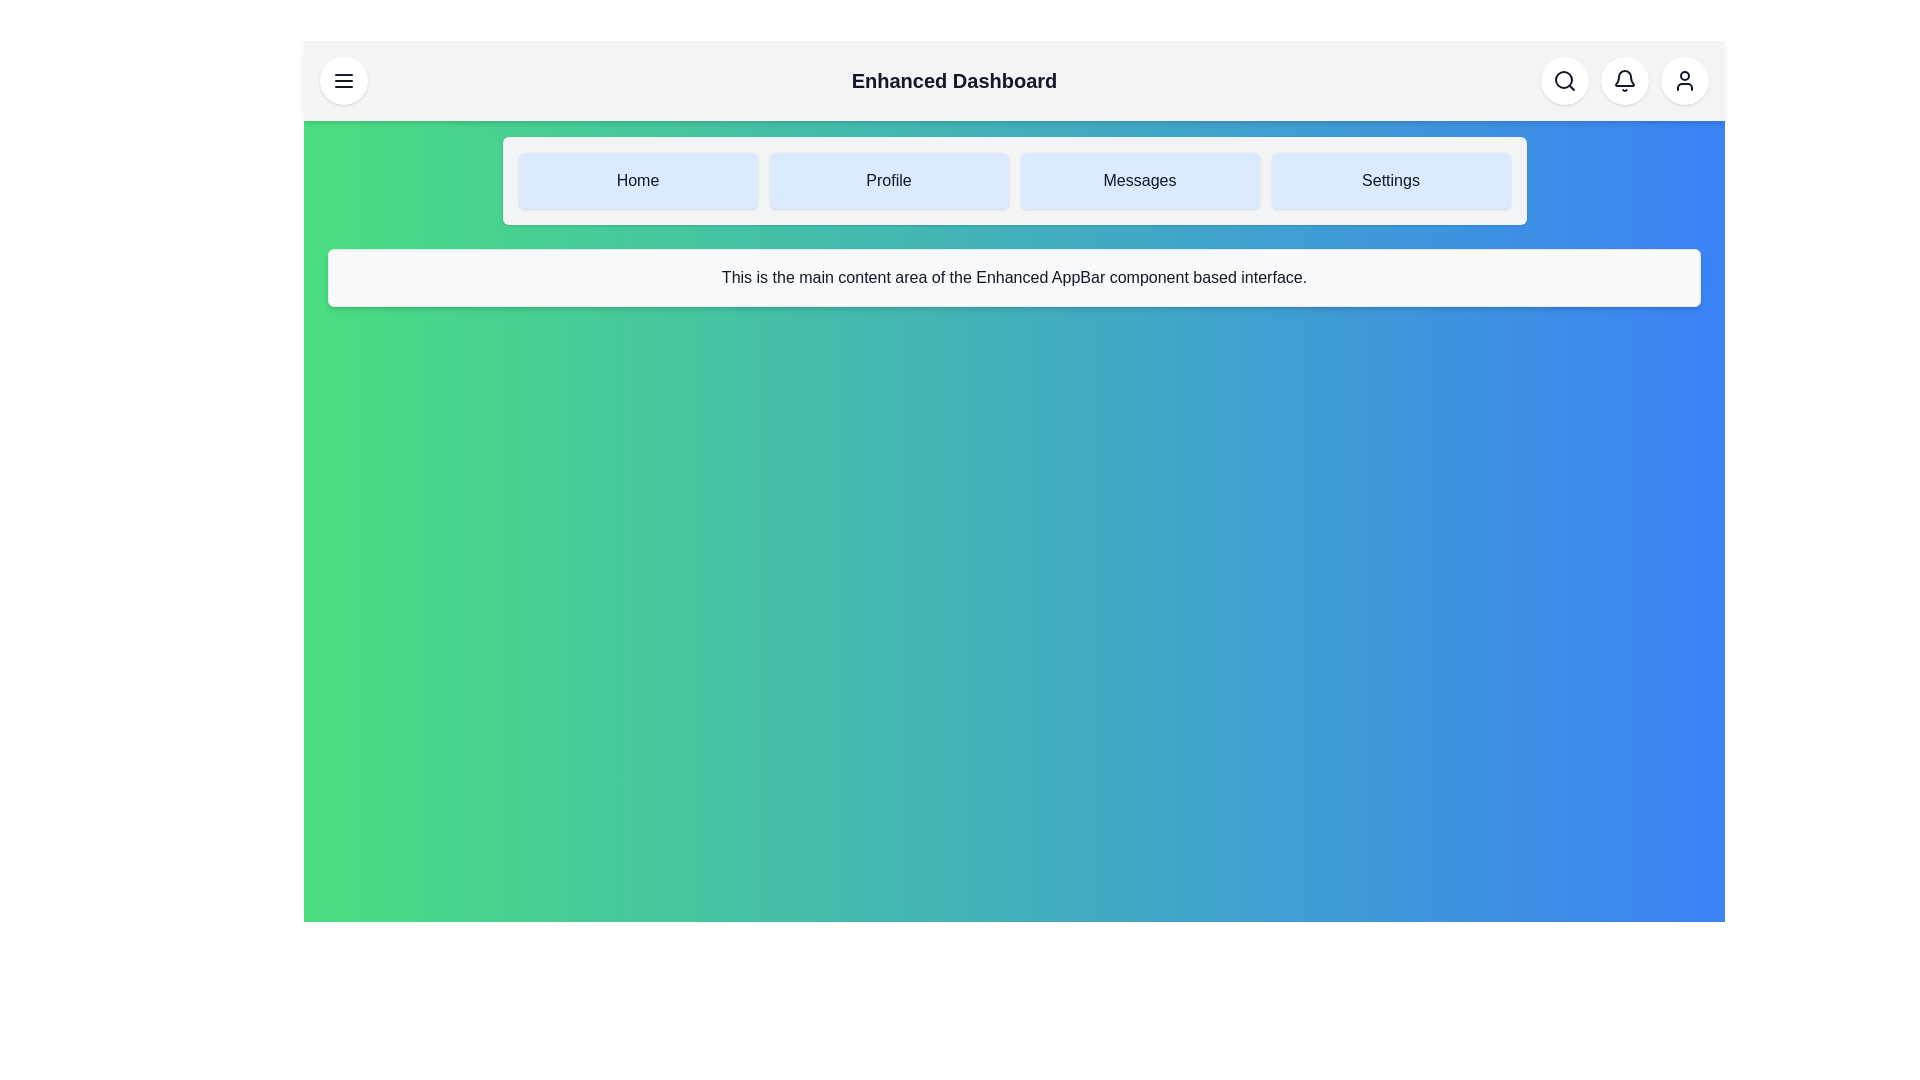 The width and height of the screenshot is (1920, 1080). Describe the element at coordinates (1140, 181) in the screenshot. I see `the navigation item Messages` at that location.